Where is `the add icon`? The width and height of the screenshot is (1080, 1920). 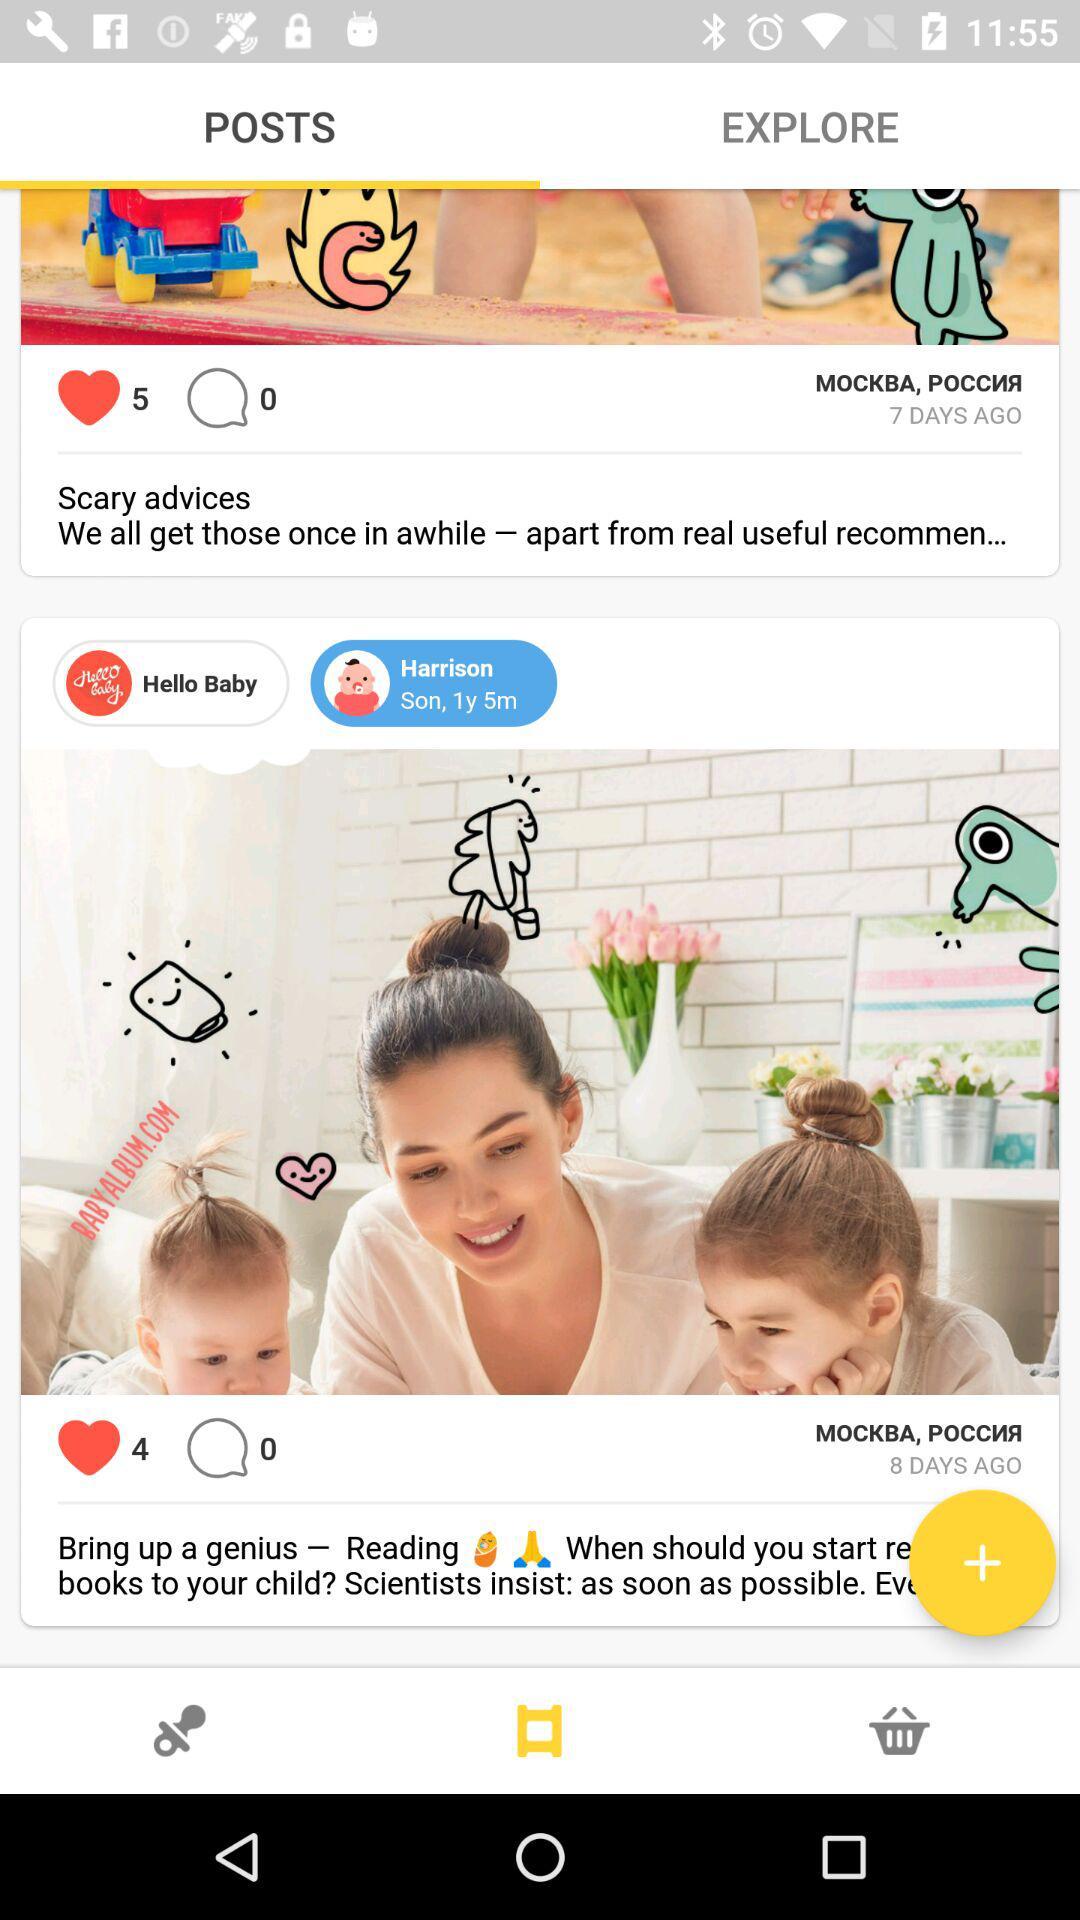
the add icon is located at coordinates (981, 1562).